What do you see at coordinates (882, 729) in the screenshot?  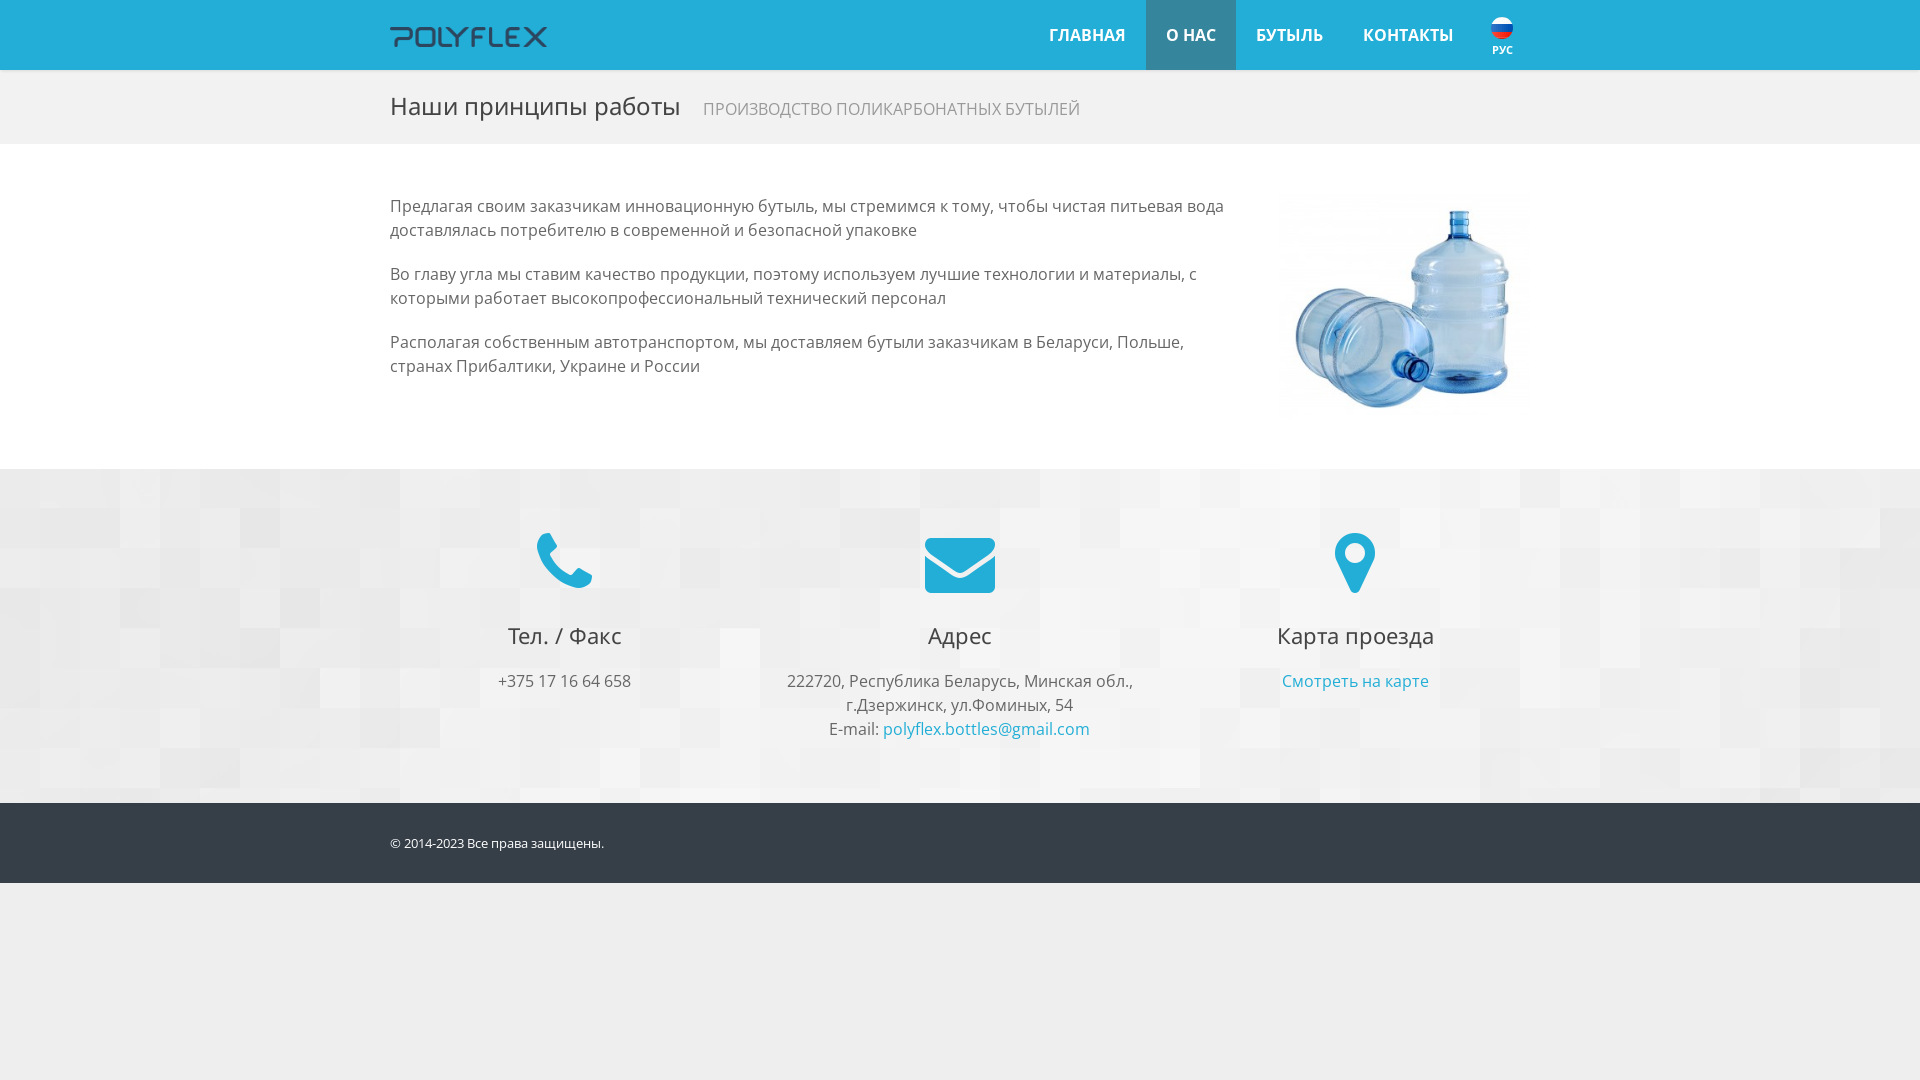 I see `'polyflex.bottles@gmail.com'` at bounding box center [882, 729].